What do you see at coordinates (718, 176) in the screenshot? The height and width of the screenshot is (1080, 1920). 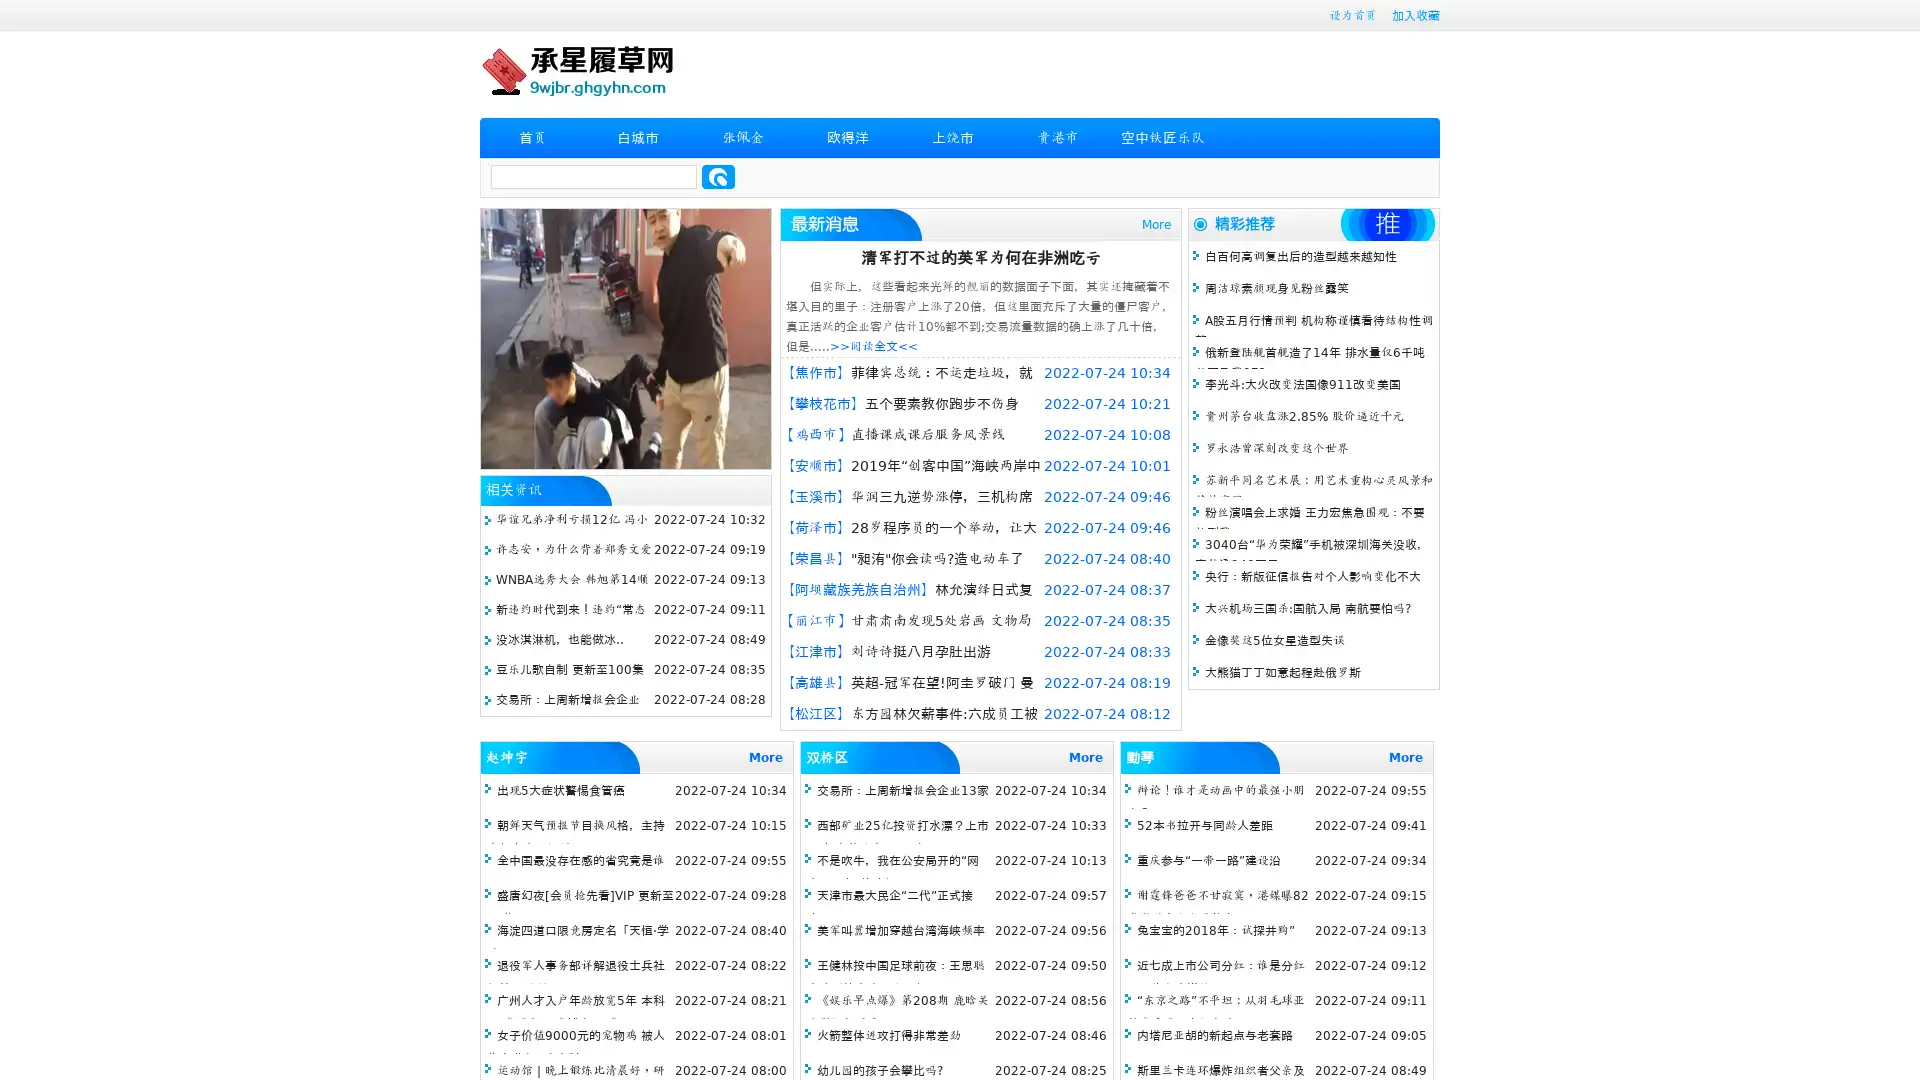 I see `Search` at bounding box center [718, 176].